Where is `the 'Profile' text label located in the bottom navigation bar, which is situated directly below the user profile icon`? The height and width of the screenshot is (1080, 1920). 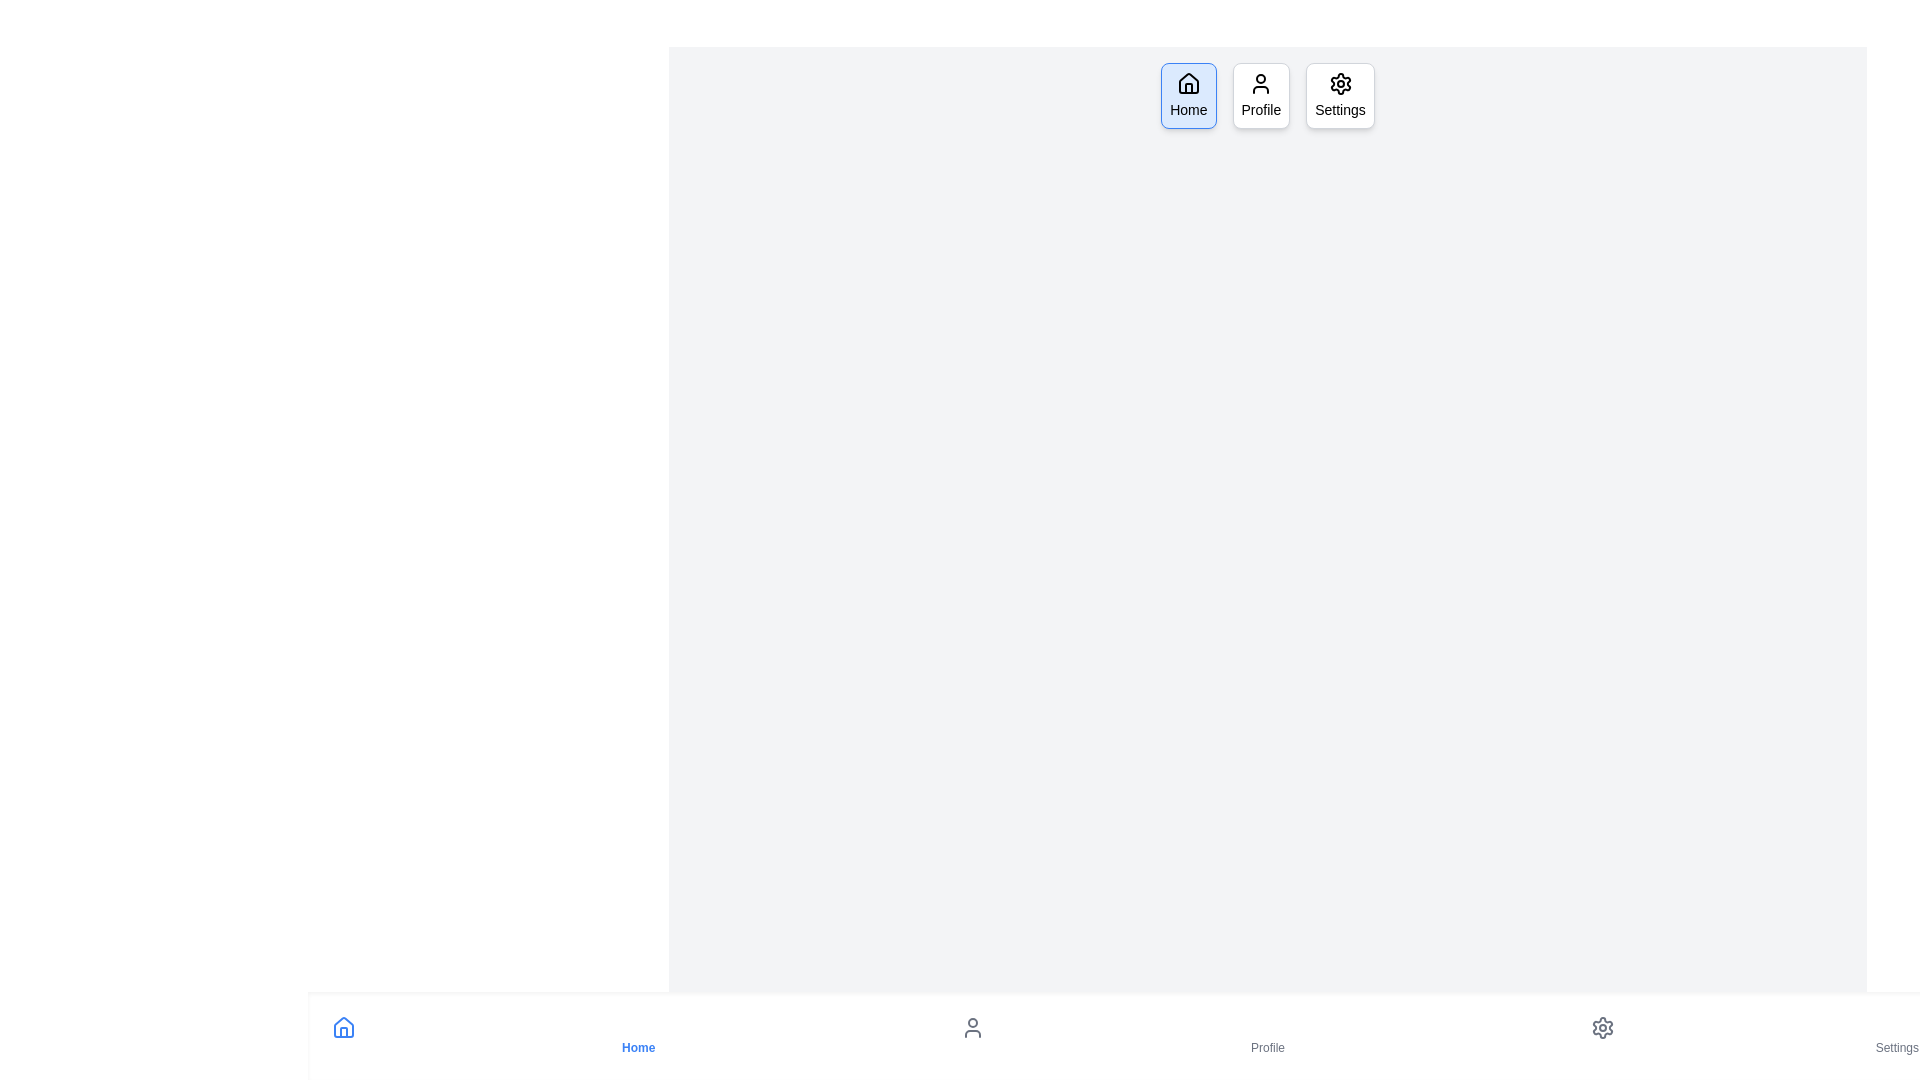
the 'Profile' text label located in the bottom navigation bar, which is situated directly below the user profile icon is located at coordinates (1266, 1047).